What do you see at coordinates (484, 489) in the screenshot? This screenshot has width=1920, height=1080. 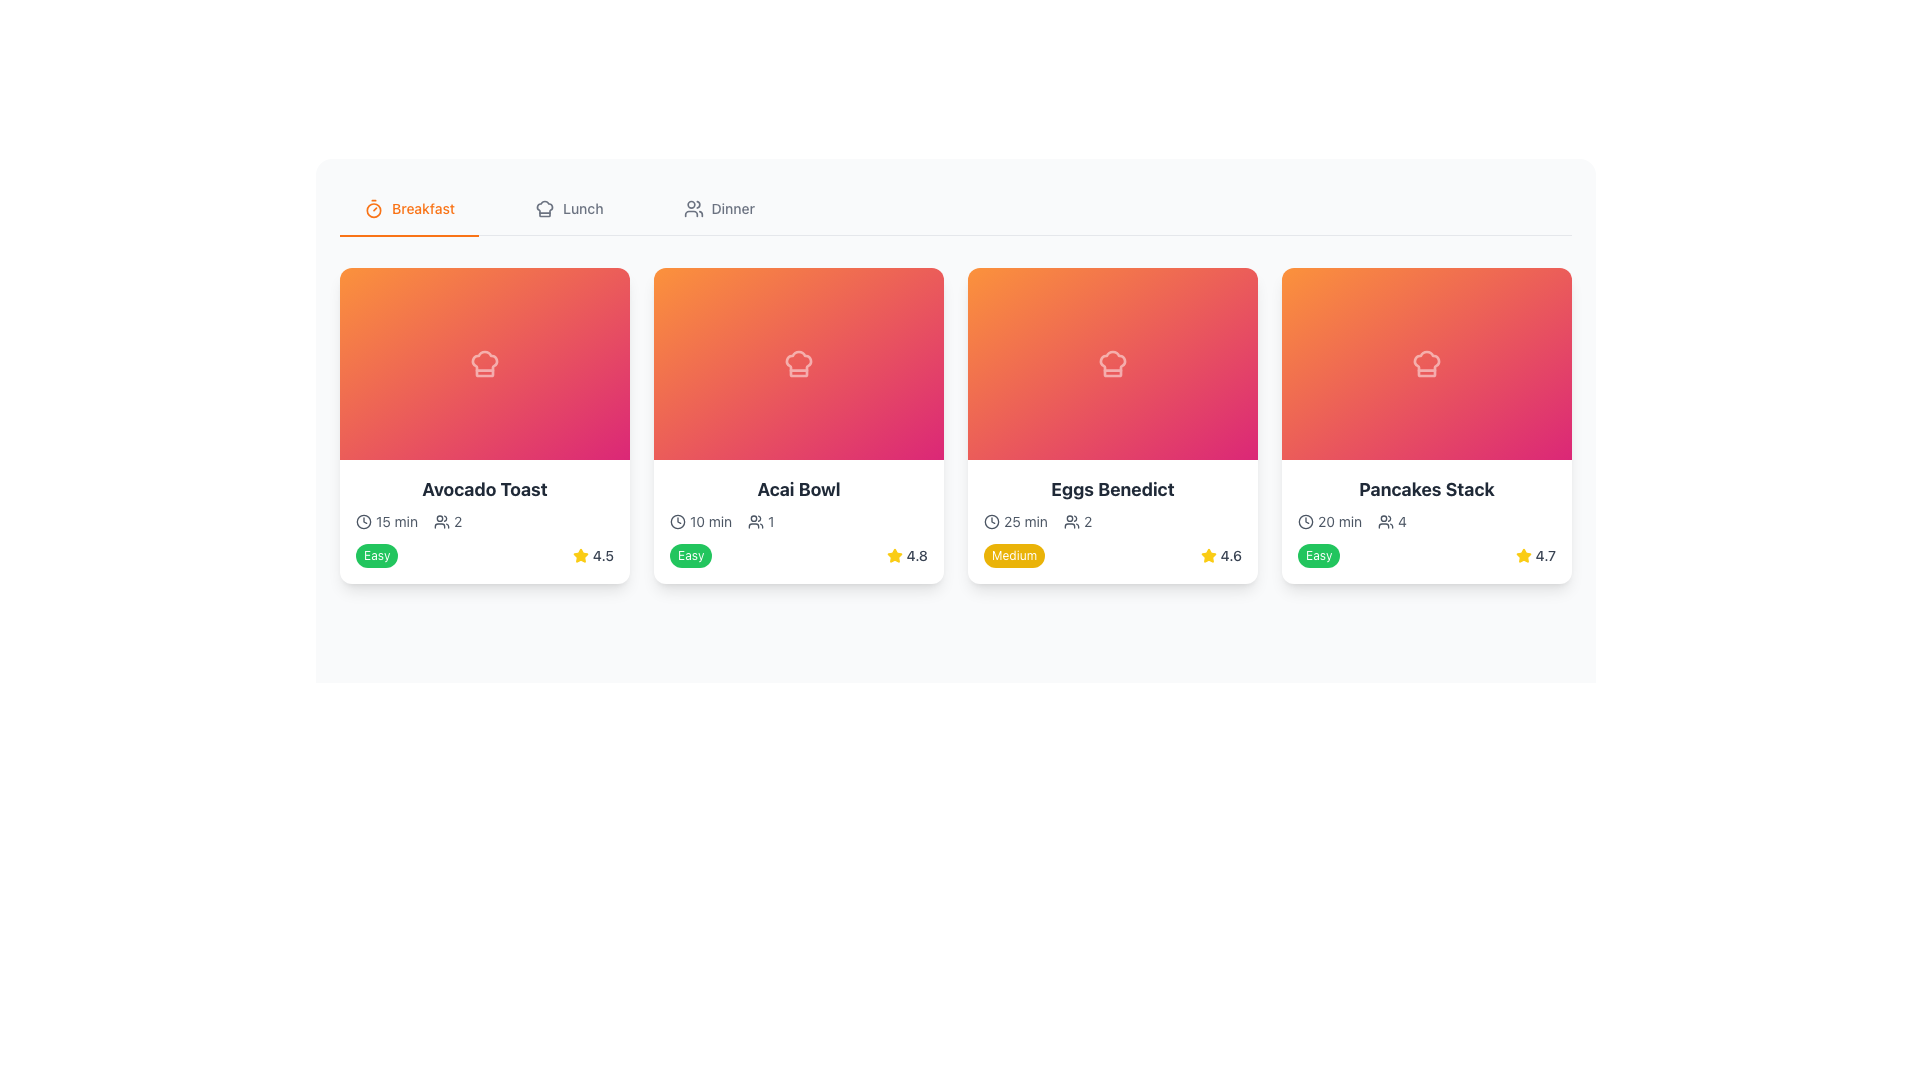 I see `the bold, large-sized text block saying 'Avocado Toast' which is styled in dark gray and located at the top of its recipe card` at bounding box center [484, 489].